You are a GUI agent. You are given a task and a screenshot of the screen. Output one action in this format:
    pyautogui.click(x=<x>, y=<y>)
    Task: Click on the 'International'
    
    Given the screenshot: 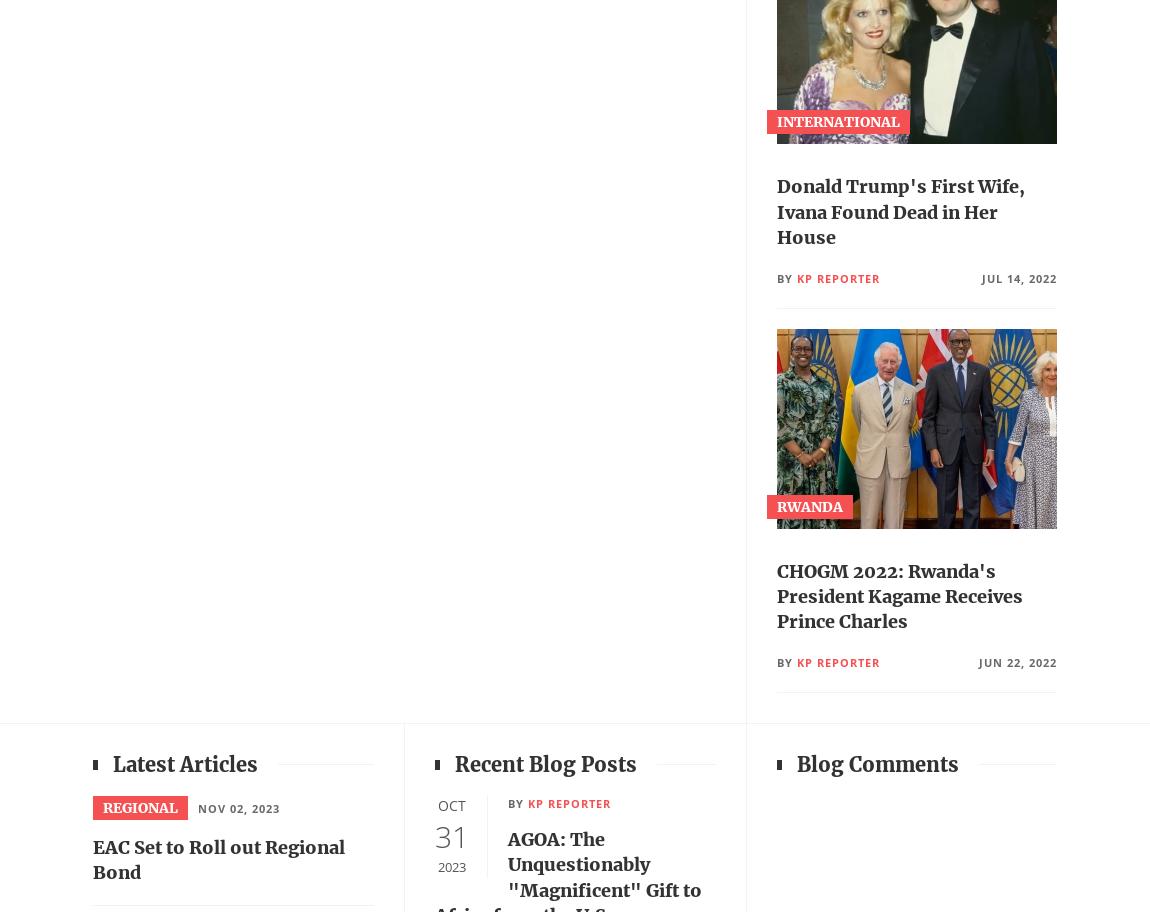 What is the action you would take?
    pyautogui.click(x=836, y=121)
    